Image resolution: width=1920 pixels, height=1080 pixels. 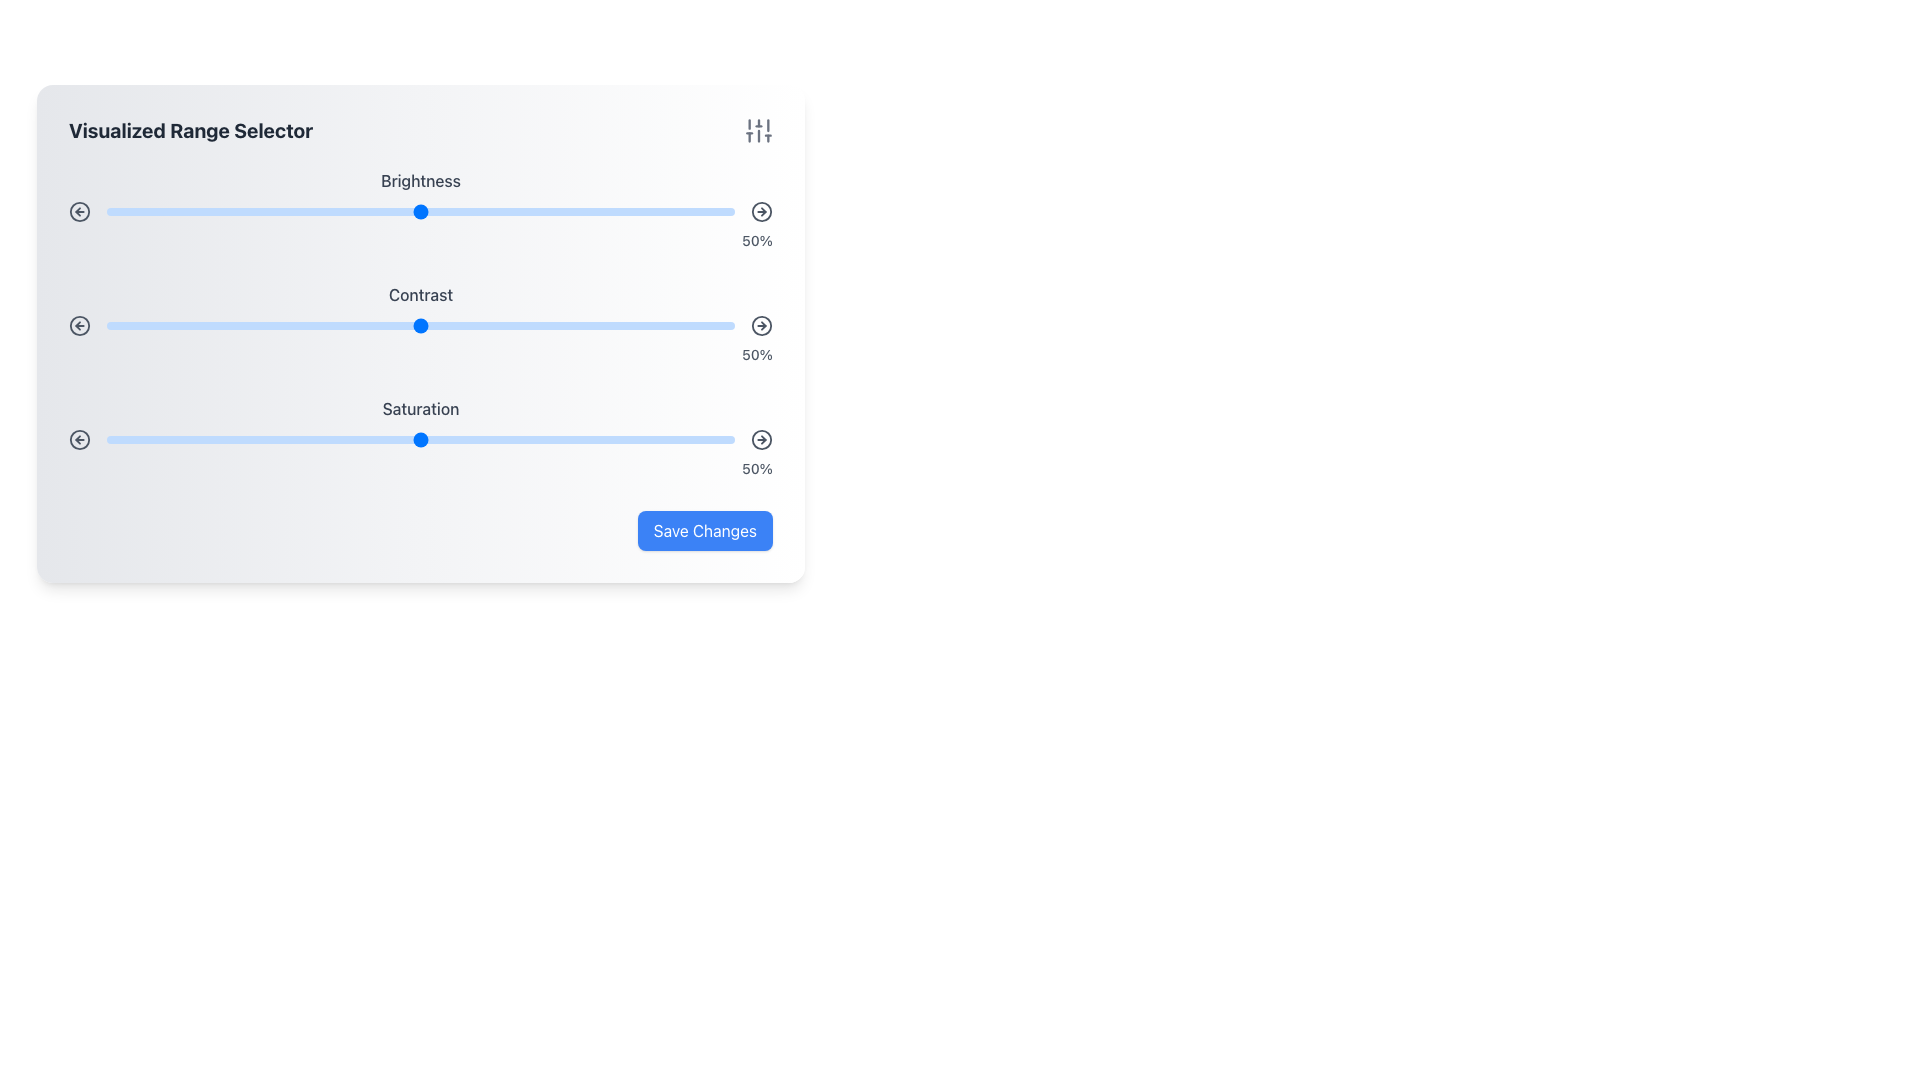 What do you see at coordinates (470, 212) in the screenshot?
I see `the brightness` at bounding box center [470, 212].